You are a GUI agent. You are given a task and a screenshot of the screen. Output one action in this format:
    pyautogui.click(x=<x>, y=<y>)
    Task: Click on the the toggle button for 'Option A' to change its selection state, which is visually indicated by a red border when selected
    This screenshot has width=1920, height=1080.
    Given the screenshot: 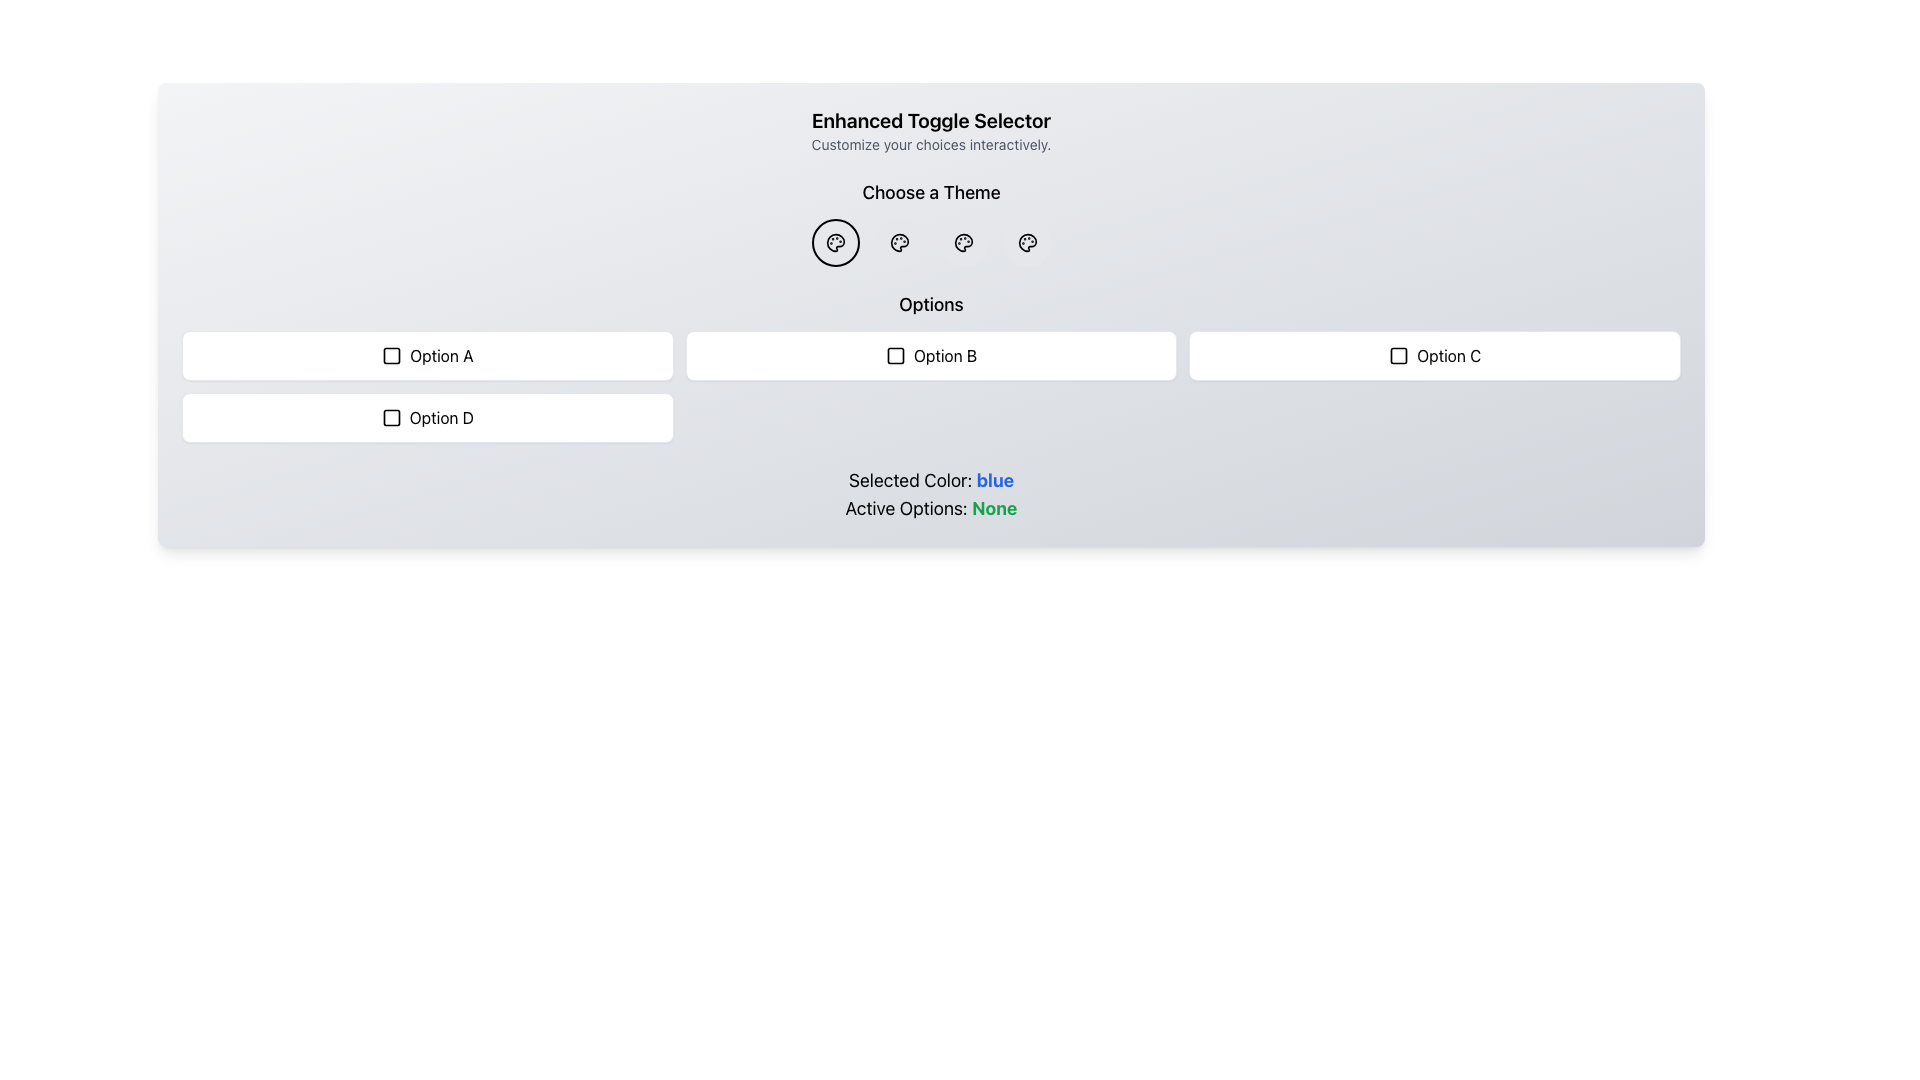 What is the action you would take?
    pyautogui.click(x=392, y=354)
    